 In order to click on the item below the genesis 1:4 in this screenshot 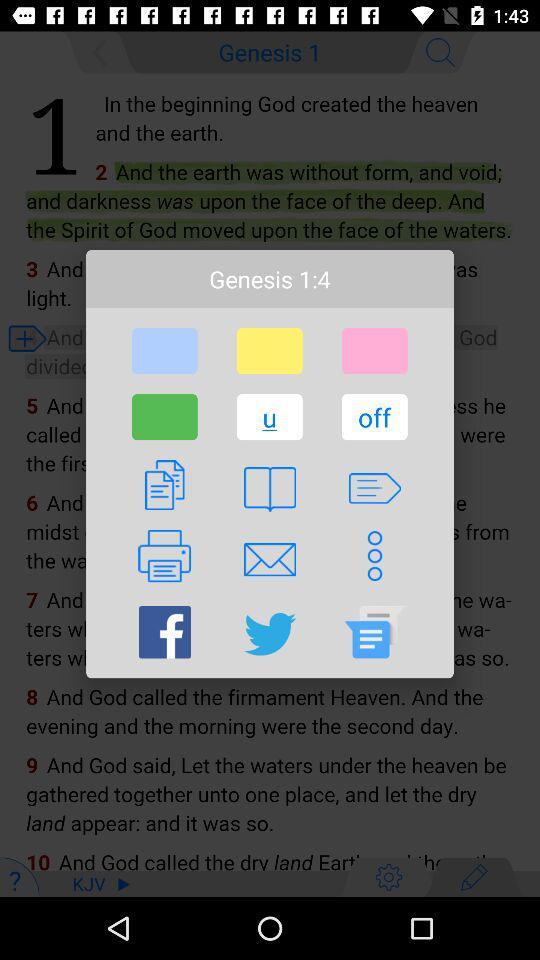, I will do `click(163, 351)`.